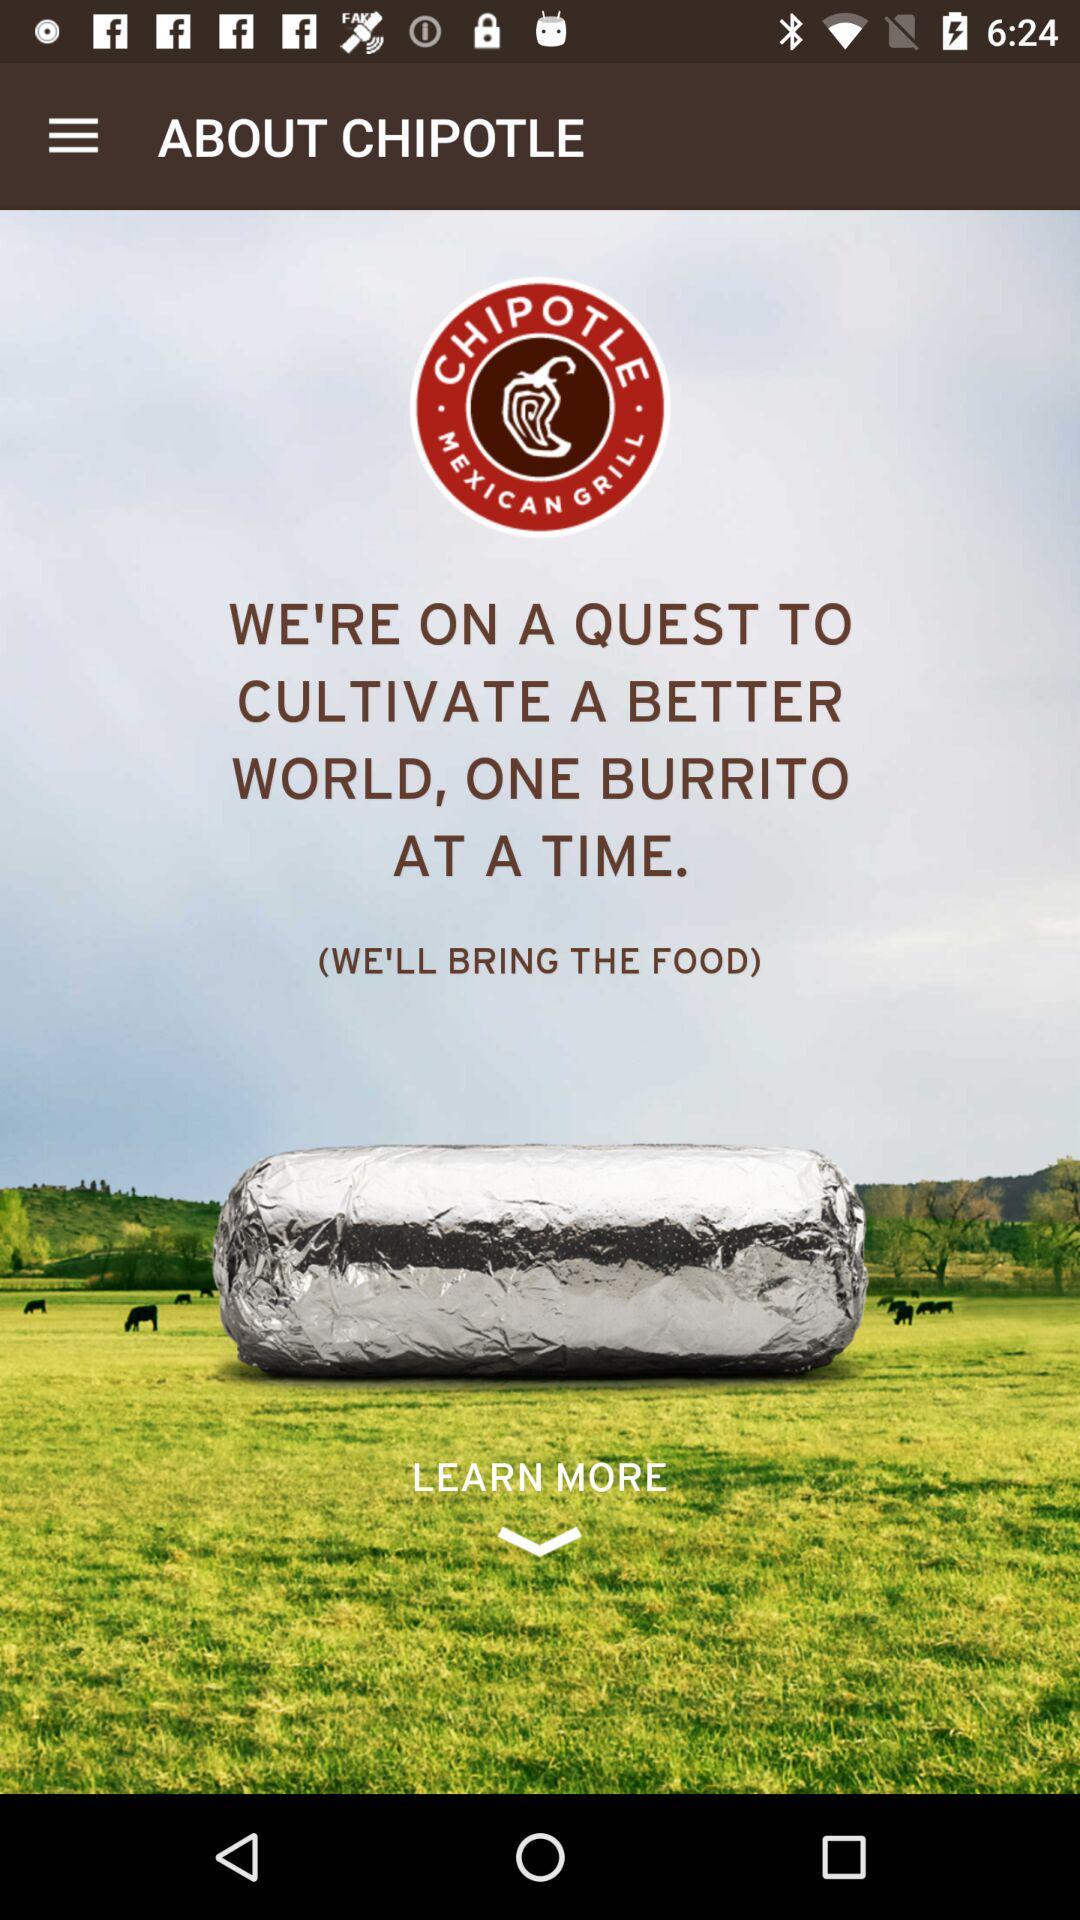 The height and width of the screenshot is (1920, 1080). I want to click on the app next to the about chipotle item, so click(72, 135).